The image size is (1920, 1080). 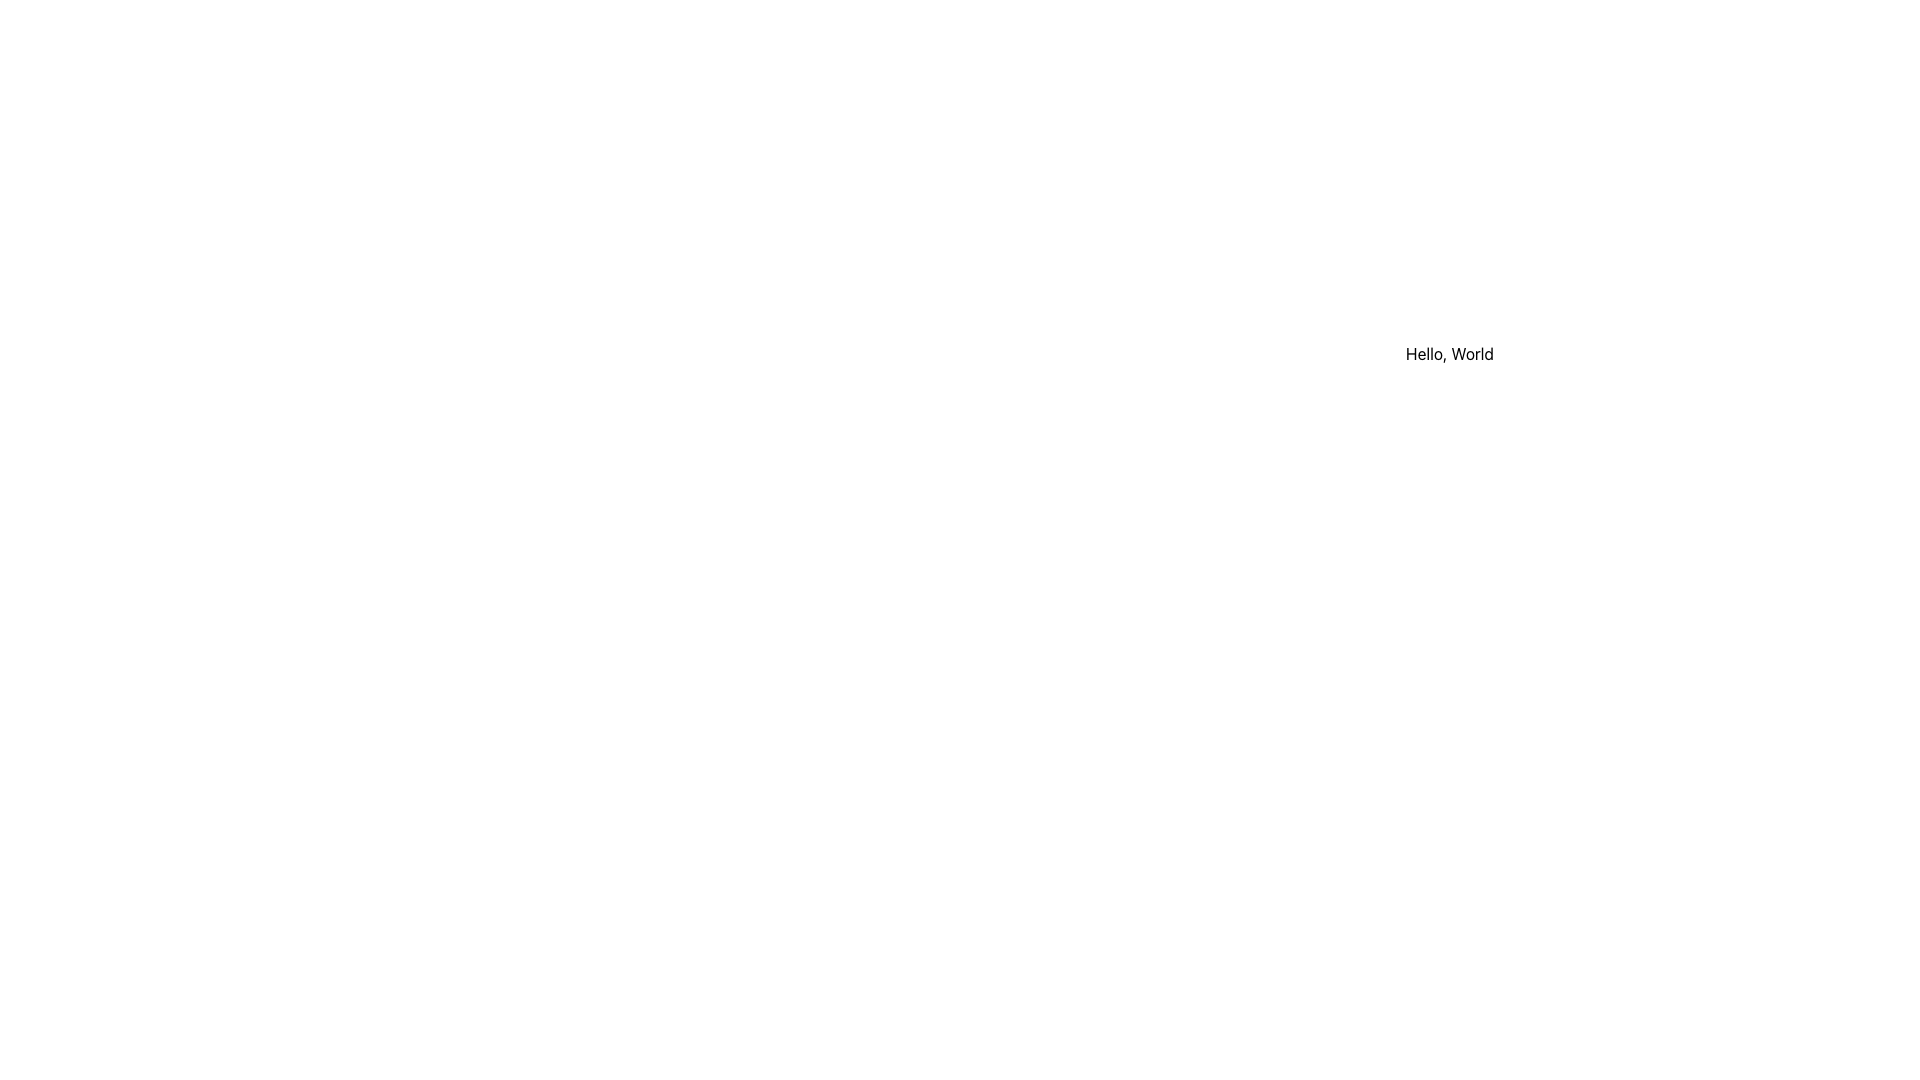 I want to click on the Text Label displaying 'Hello, World' in a sans-serif font, located in the top-right quadrant of the interface, so click(x=1449, y=353).